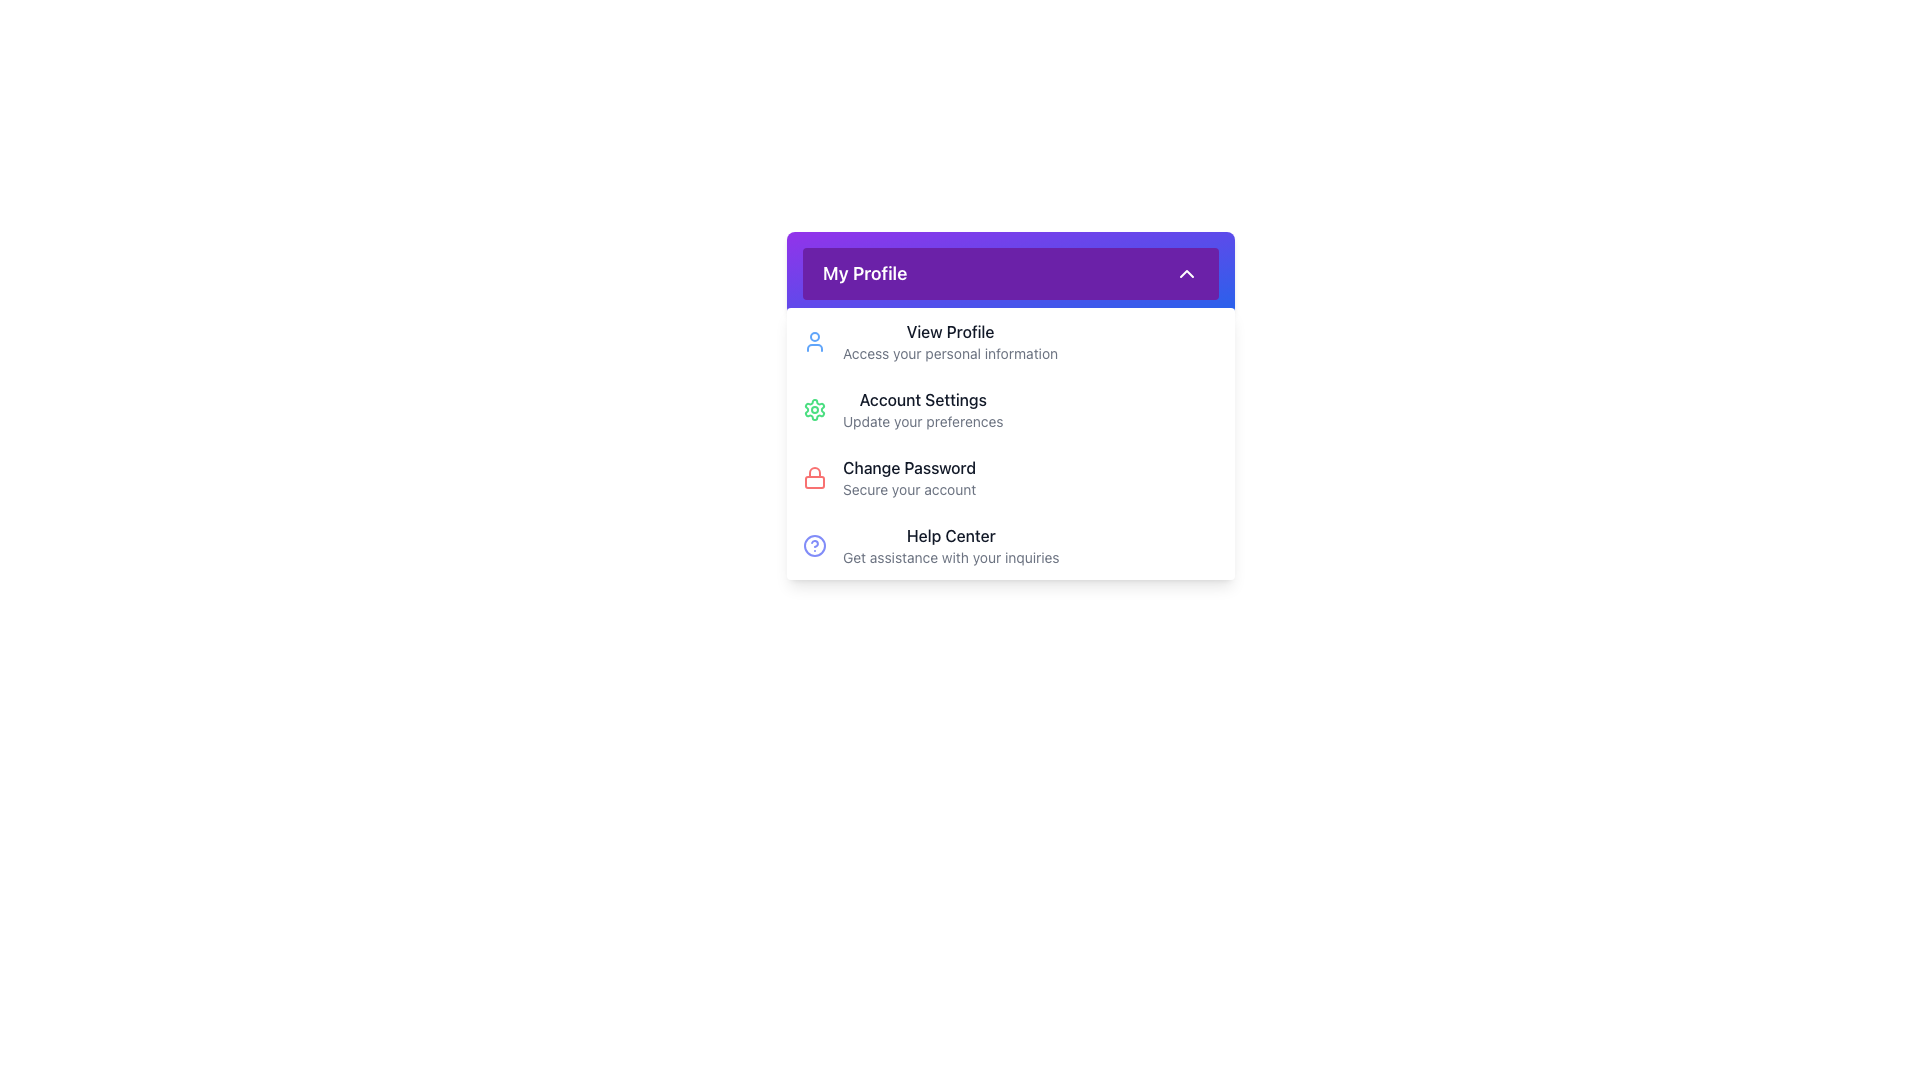  I want to click on the 'Change Password' text element with the subtitle 'Secure your account' located in the dropdown menu under 'My Profile', so click(908, 478).